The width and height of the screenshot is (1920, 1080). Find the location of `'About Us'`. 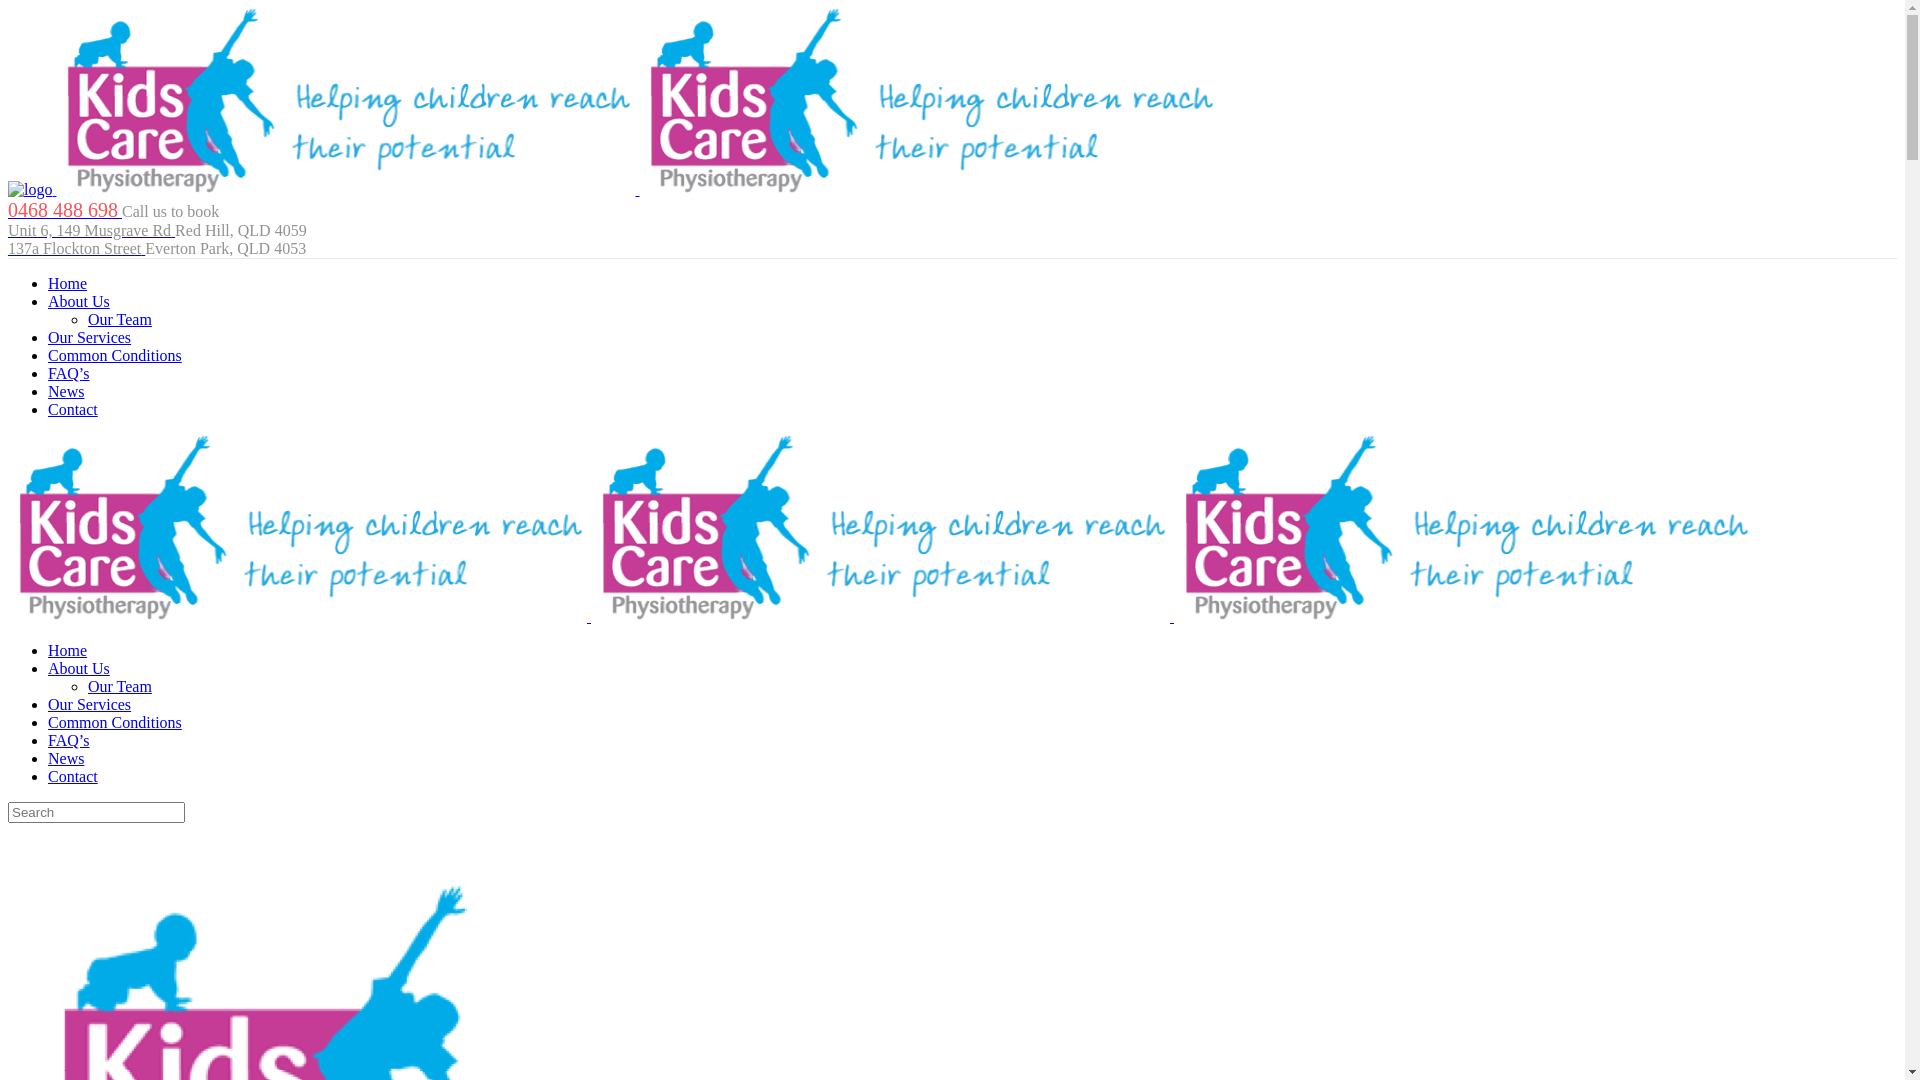

'About Us' is located at coordinates (48, 668).